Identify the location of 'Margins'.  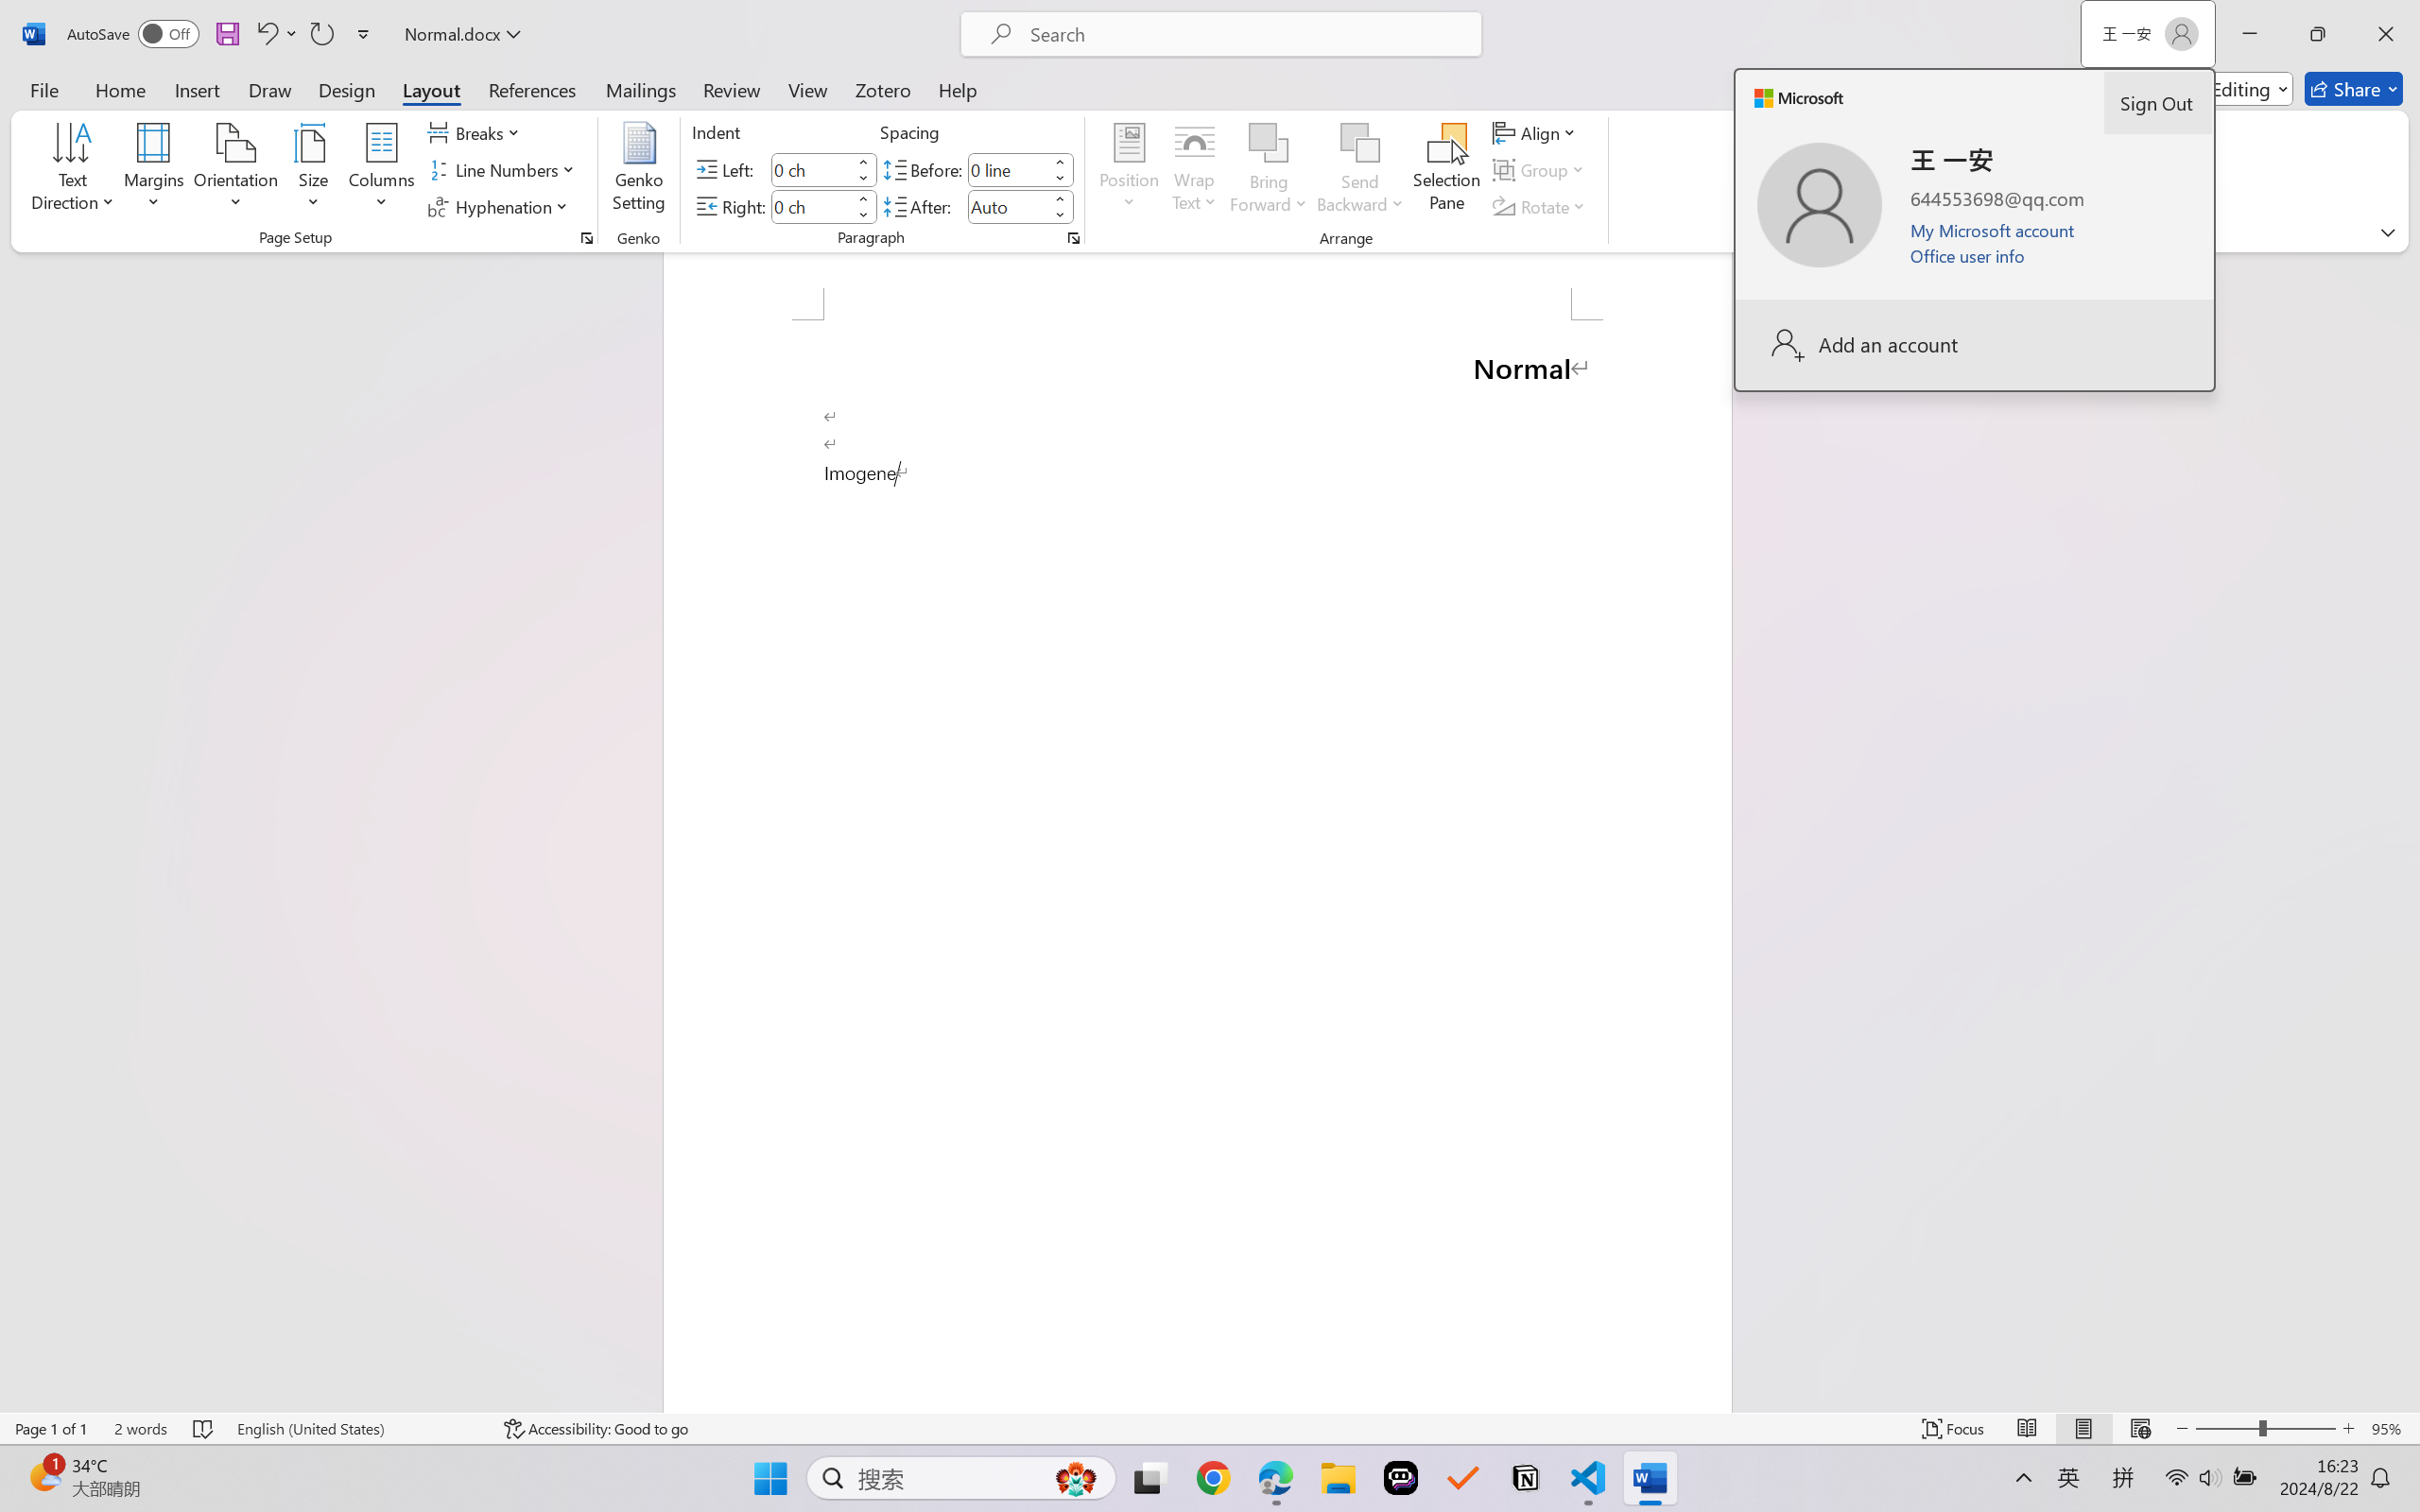
(153, 170).